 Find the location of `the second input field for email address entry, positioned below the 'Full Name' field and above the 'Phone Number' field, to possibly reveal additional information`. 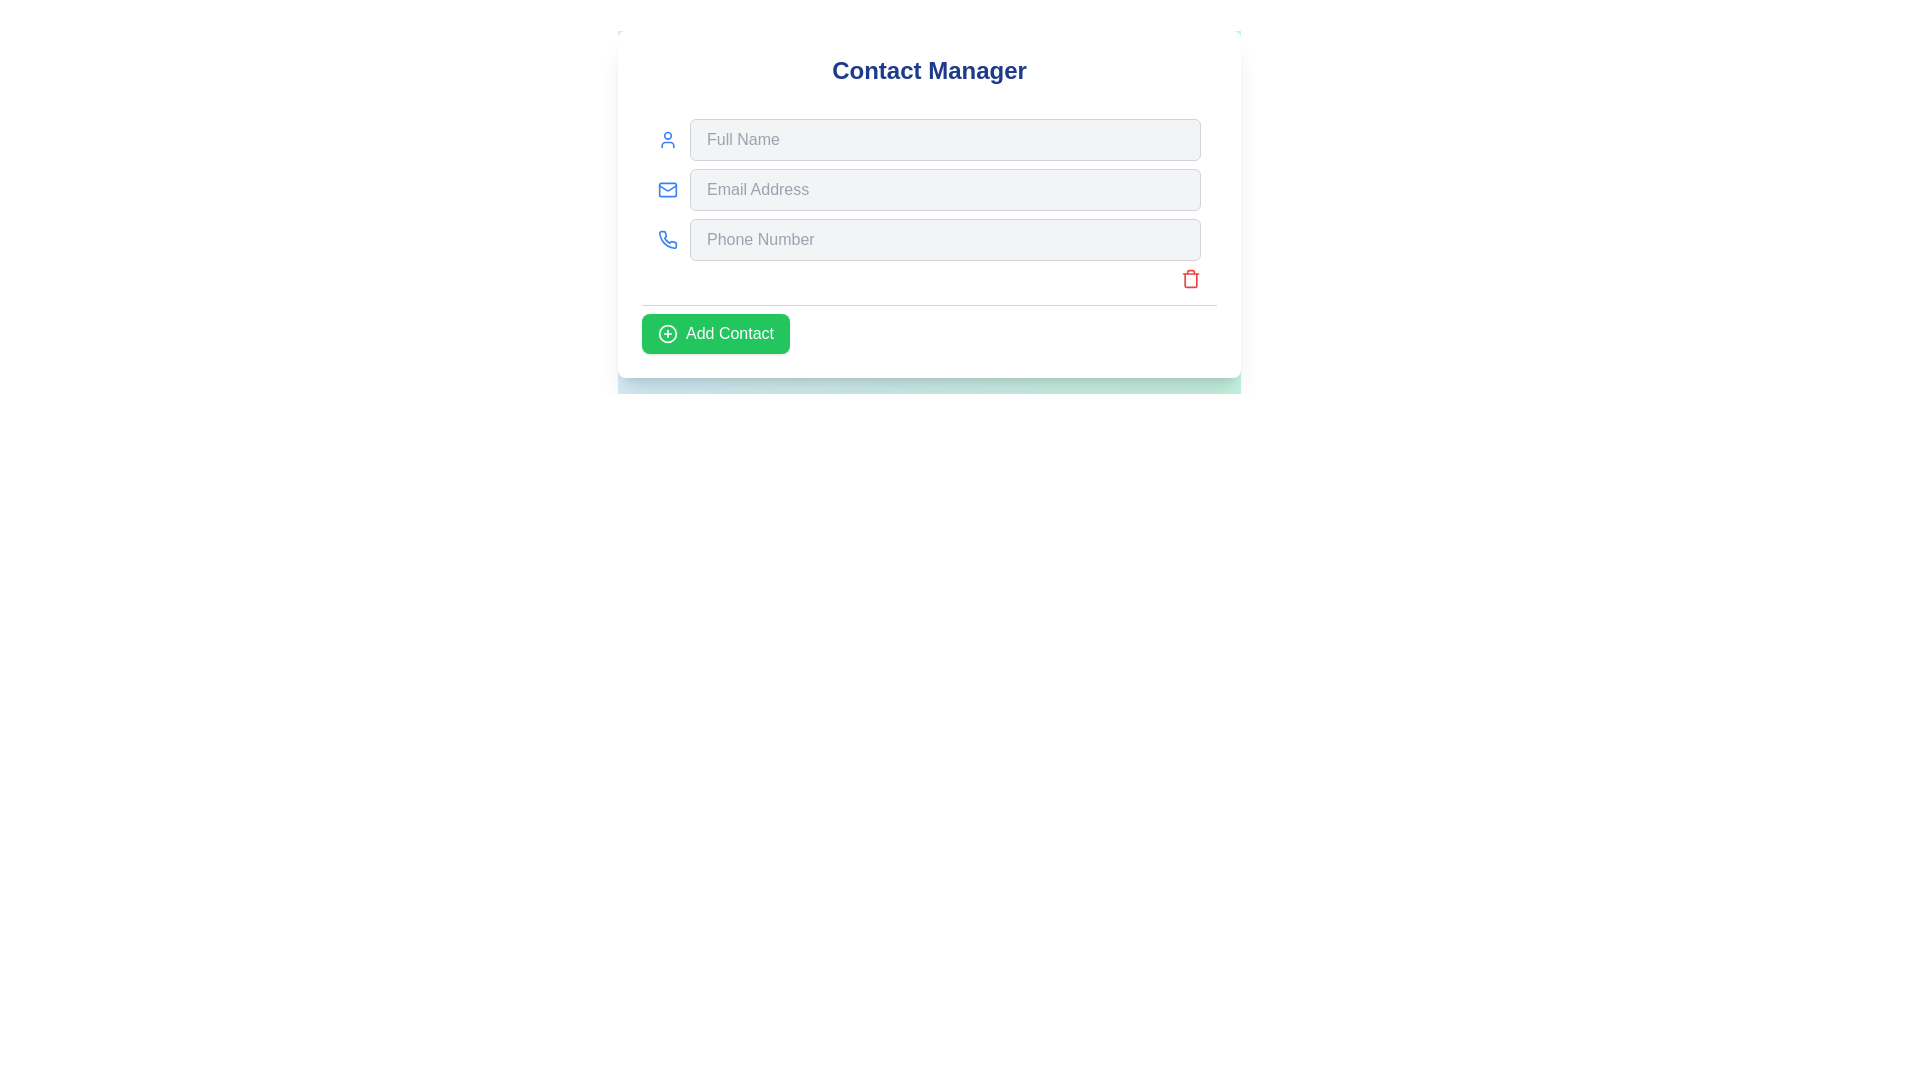

the second input field for email address entry, positioned below the 'Full Name' field and above the 'Phone Number' field, to possibly reveal additional information is located at coordinates (928, 189).